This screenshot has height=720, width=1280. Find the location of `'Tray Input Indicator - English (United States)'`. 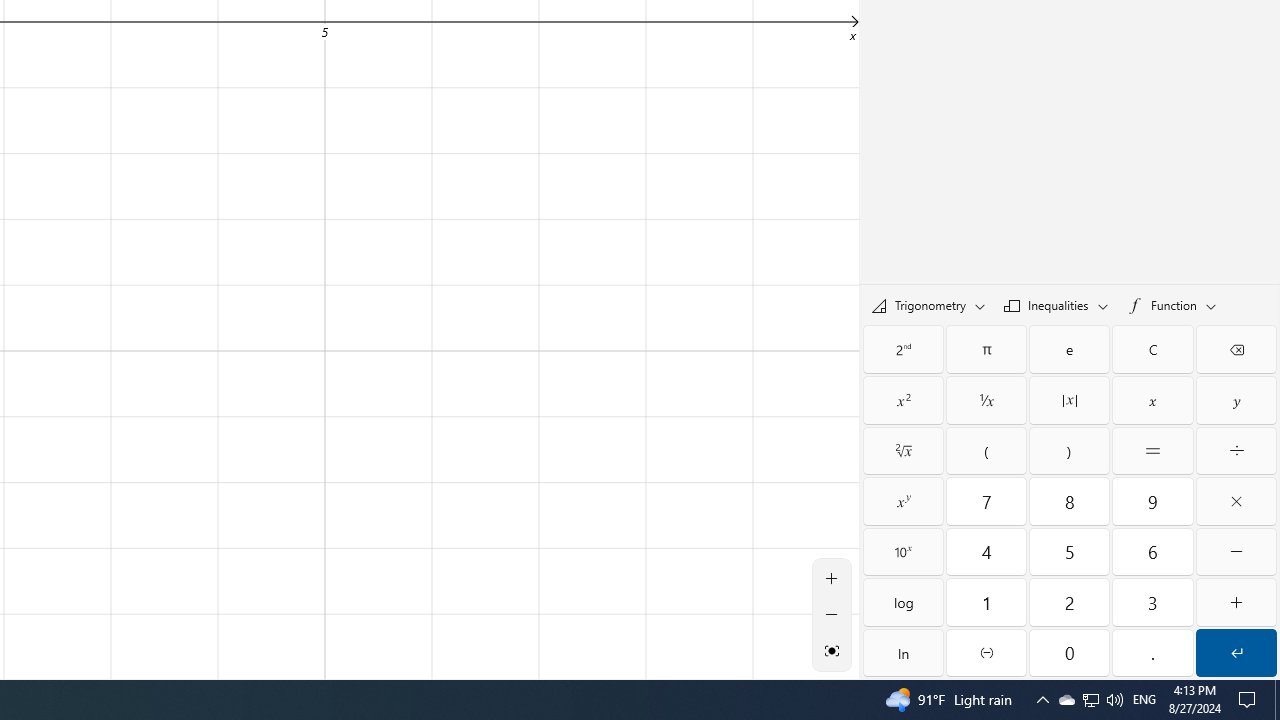

'Tray Input Indicator - English (United States)' is located at coordinates (1144, 698).